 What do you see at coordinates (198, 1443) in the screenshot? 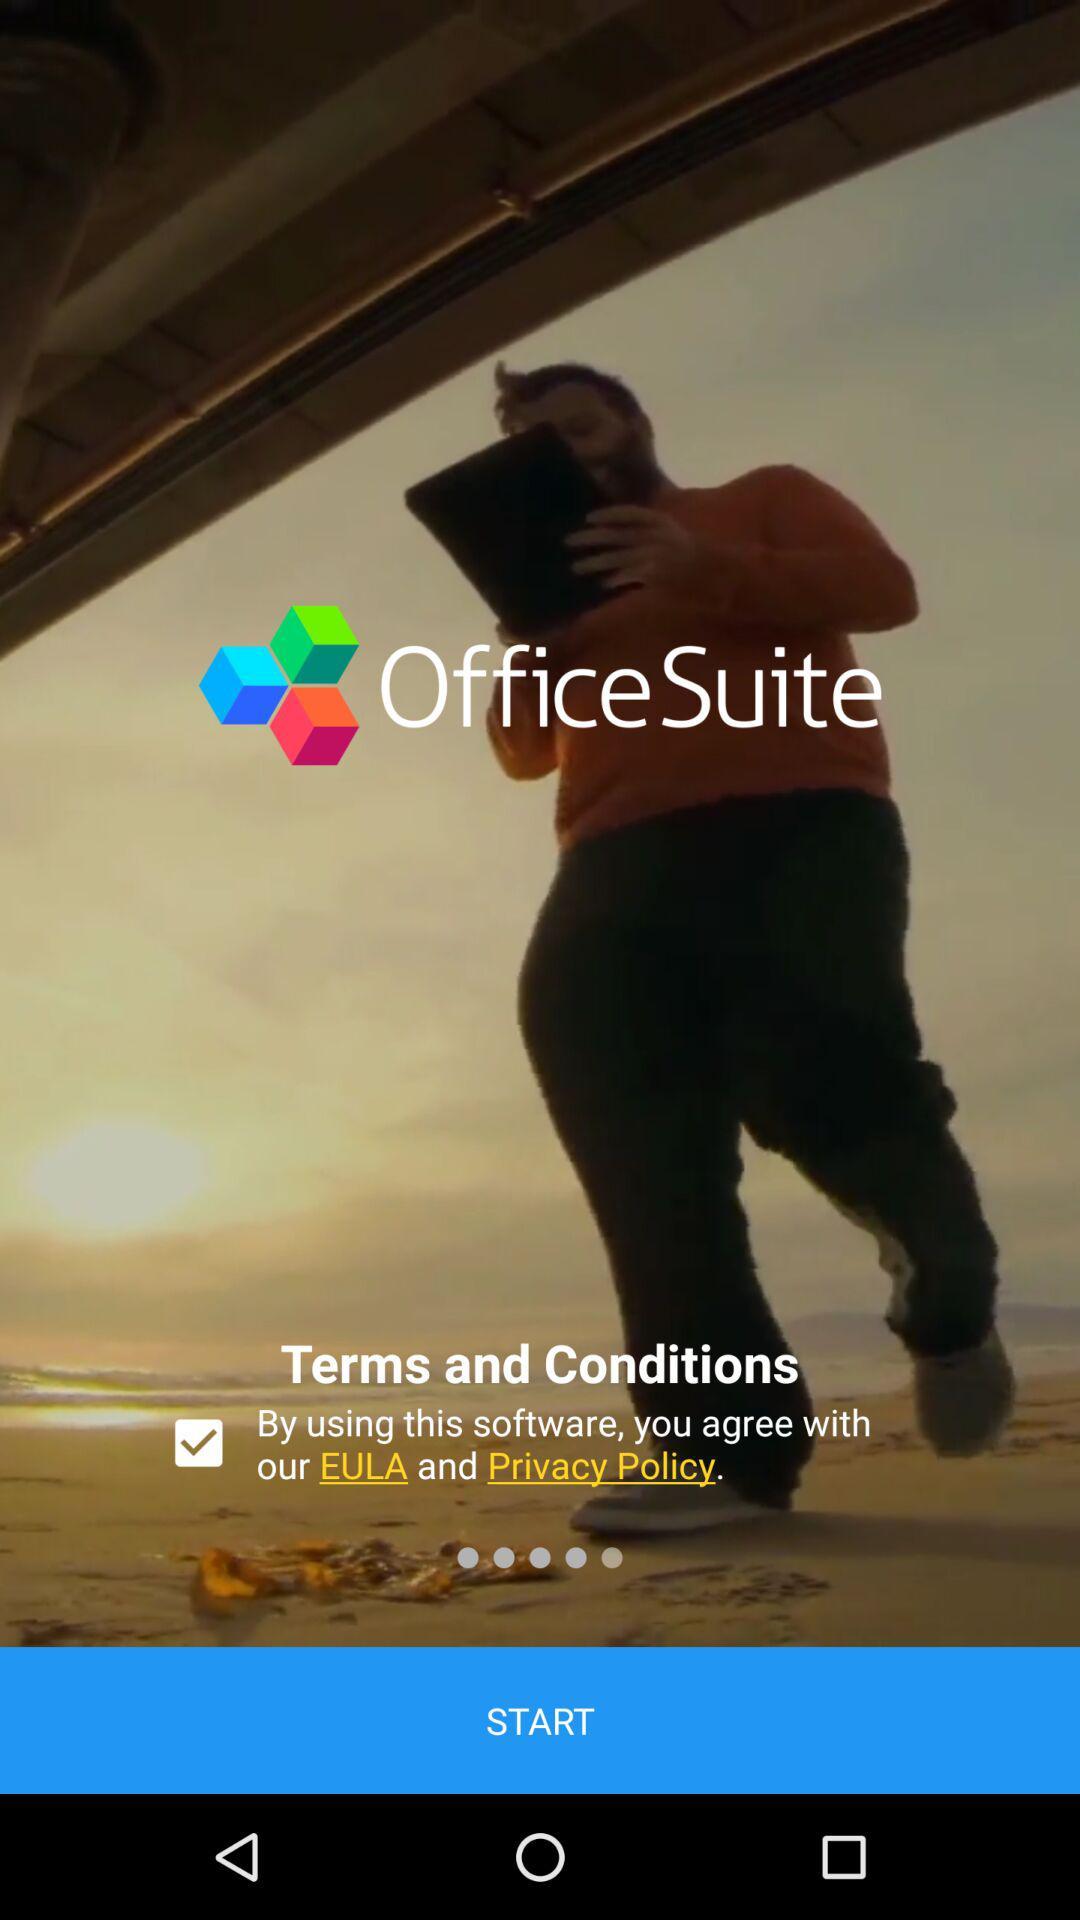
I see `the check box` at bounding box center [198, 1443].